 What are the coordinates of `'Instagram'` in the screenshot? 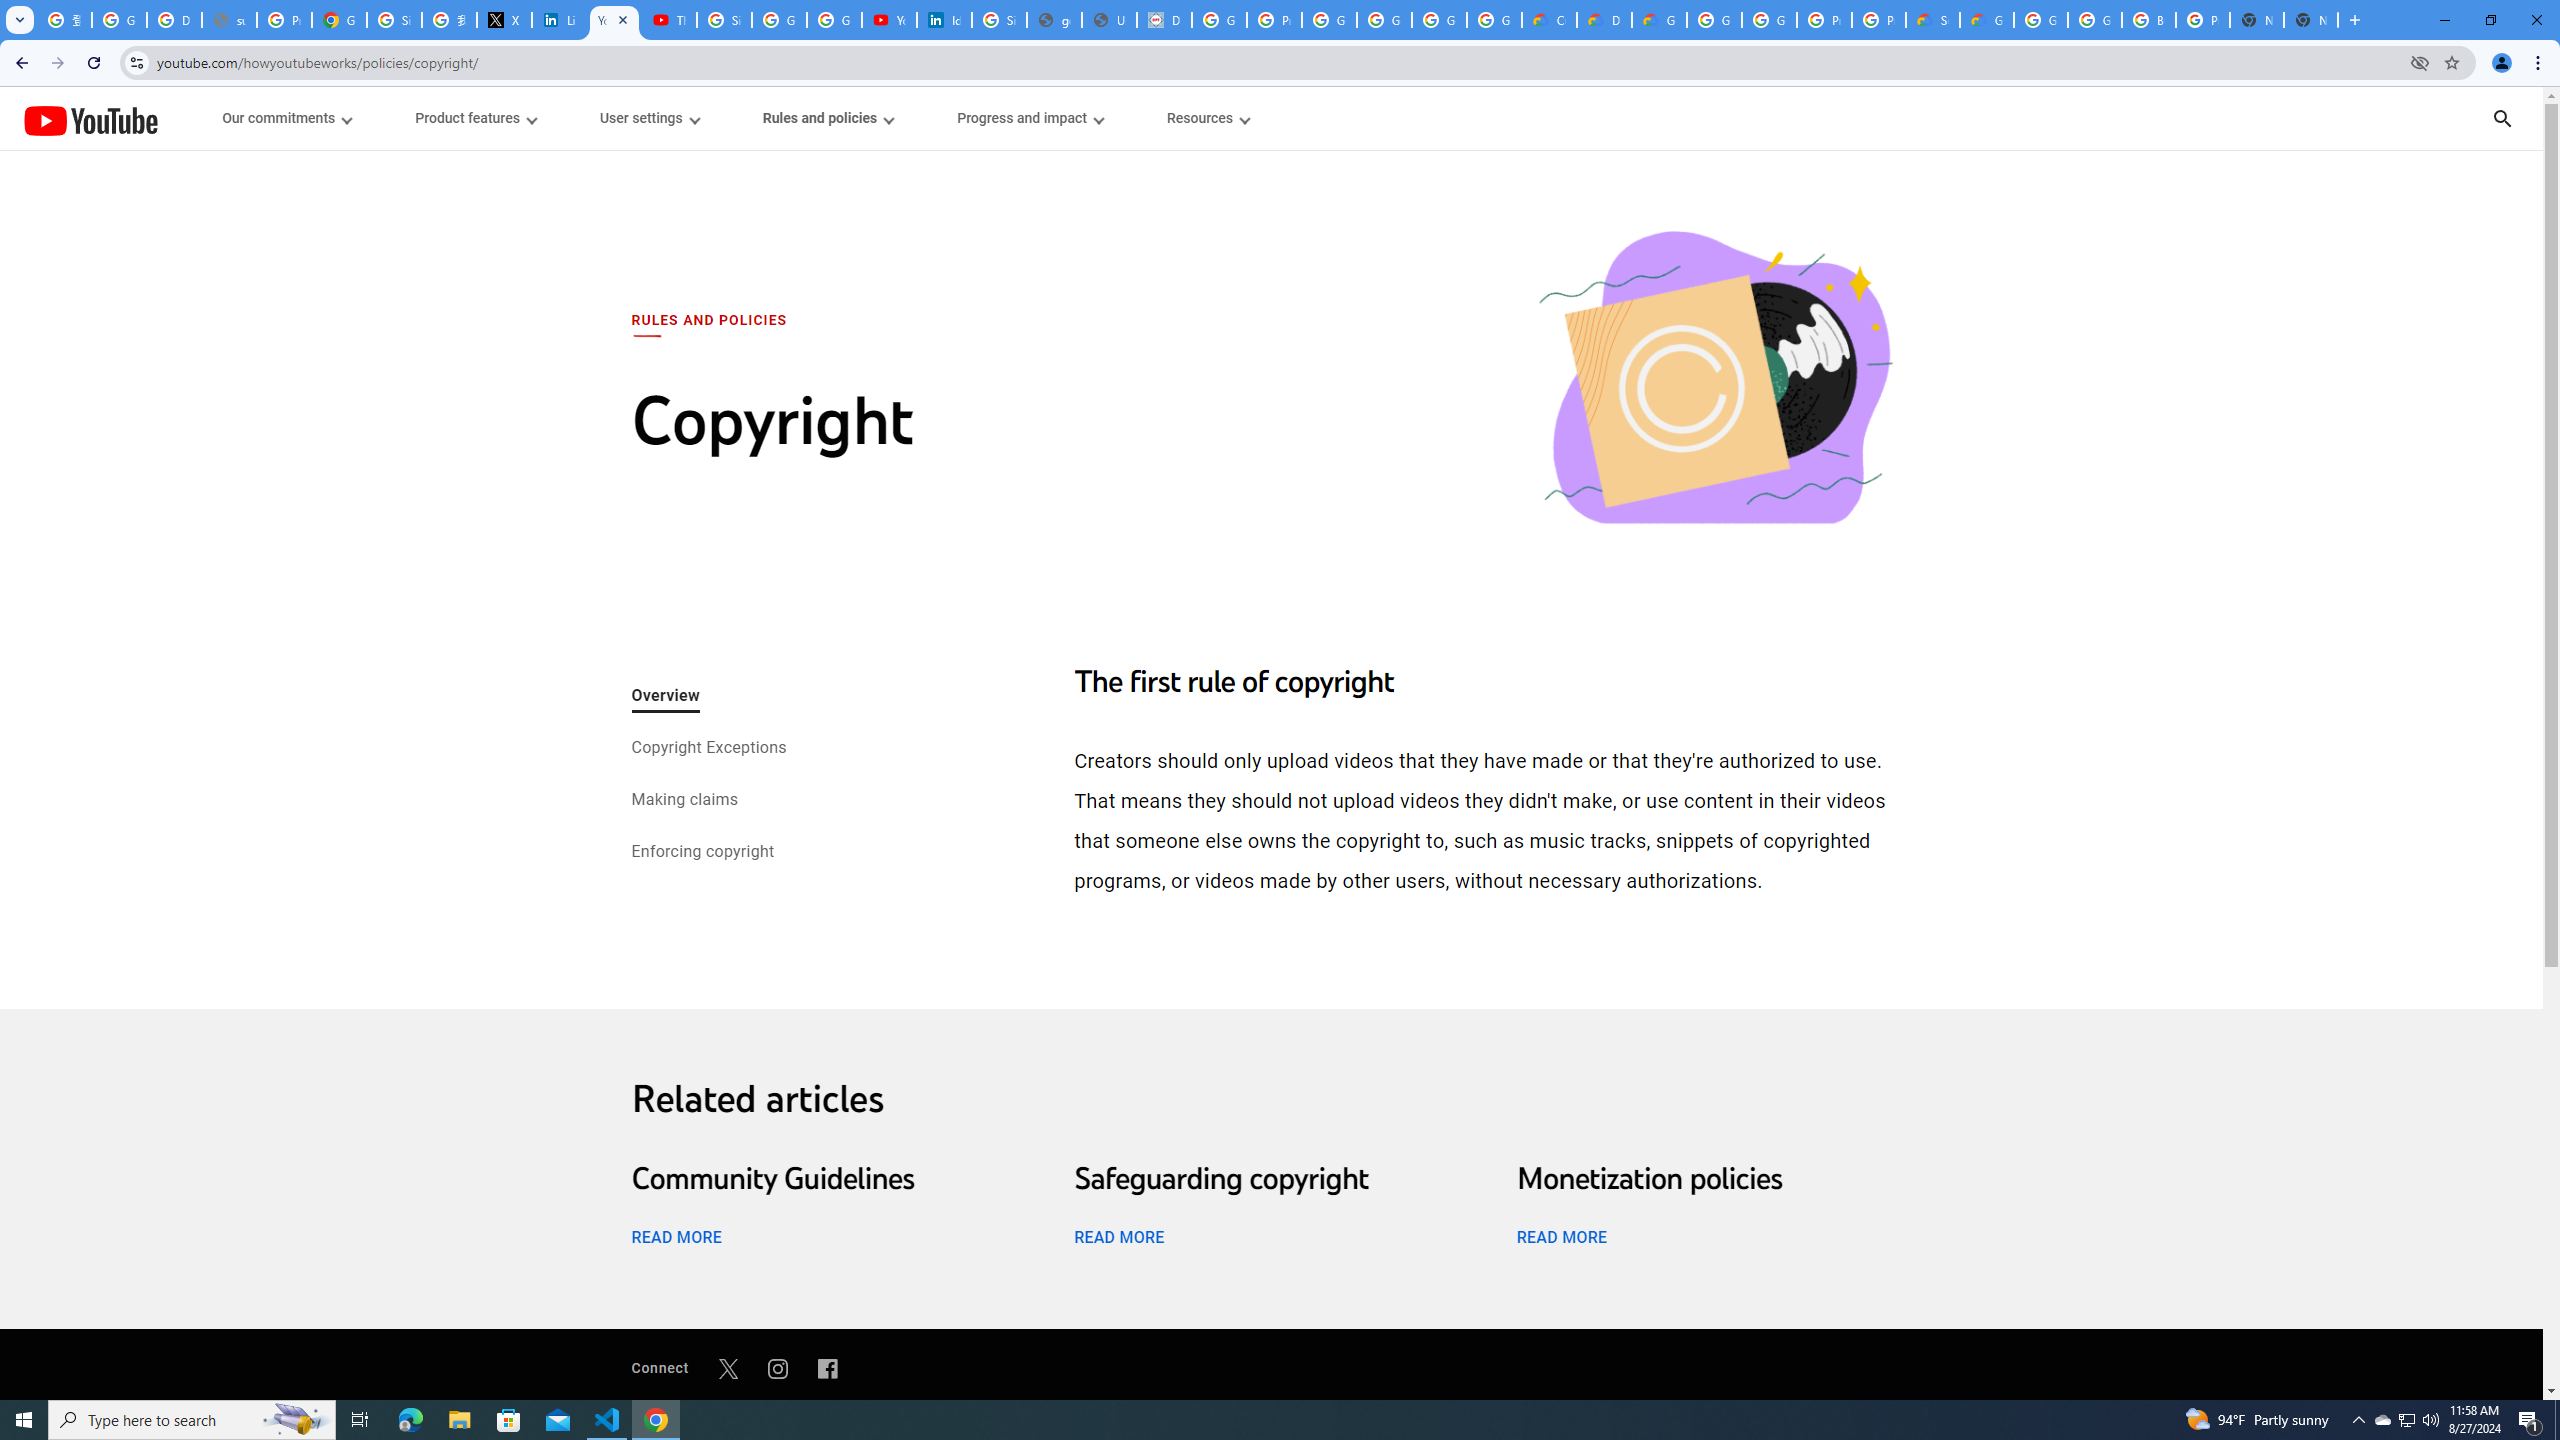 It's located at (778, 1367).